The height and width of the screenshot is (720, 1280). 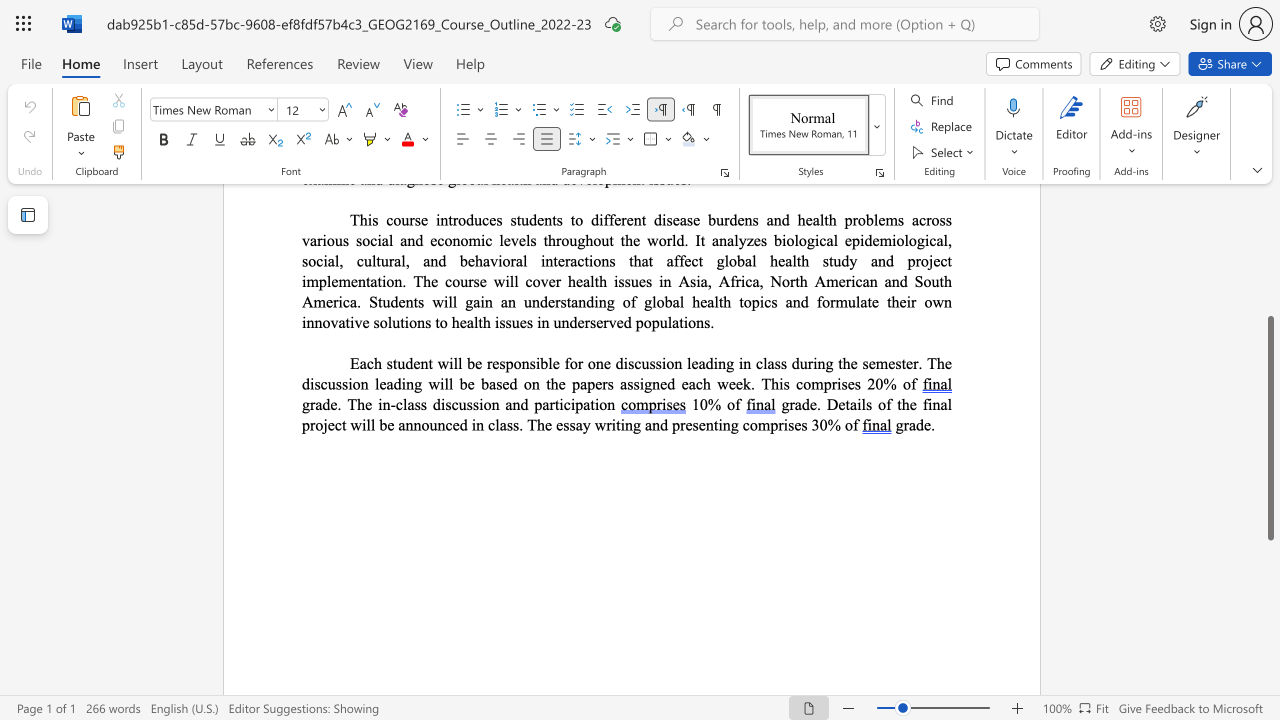 I want to click on the scrollbar on the right to shift the page higher, so click(x=1269, y=290).